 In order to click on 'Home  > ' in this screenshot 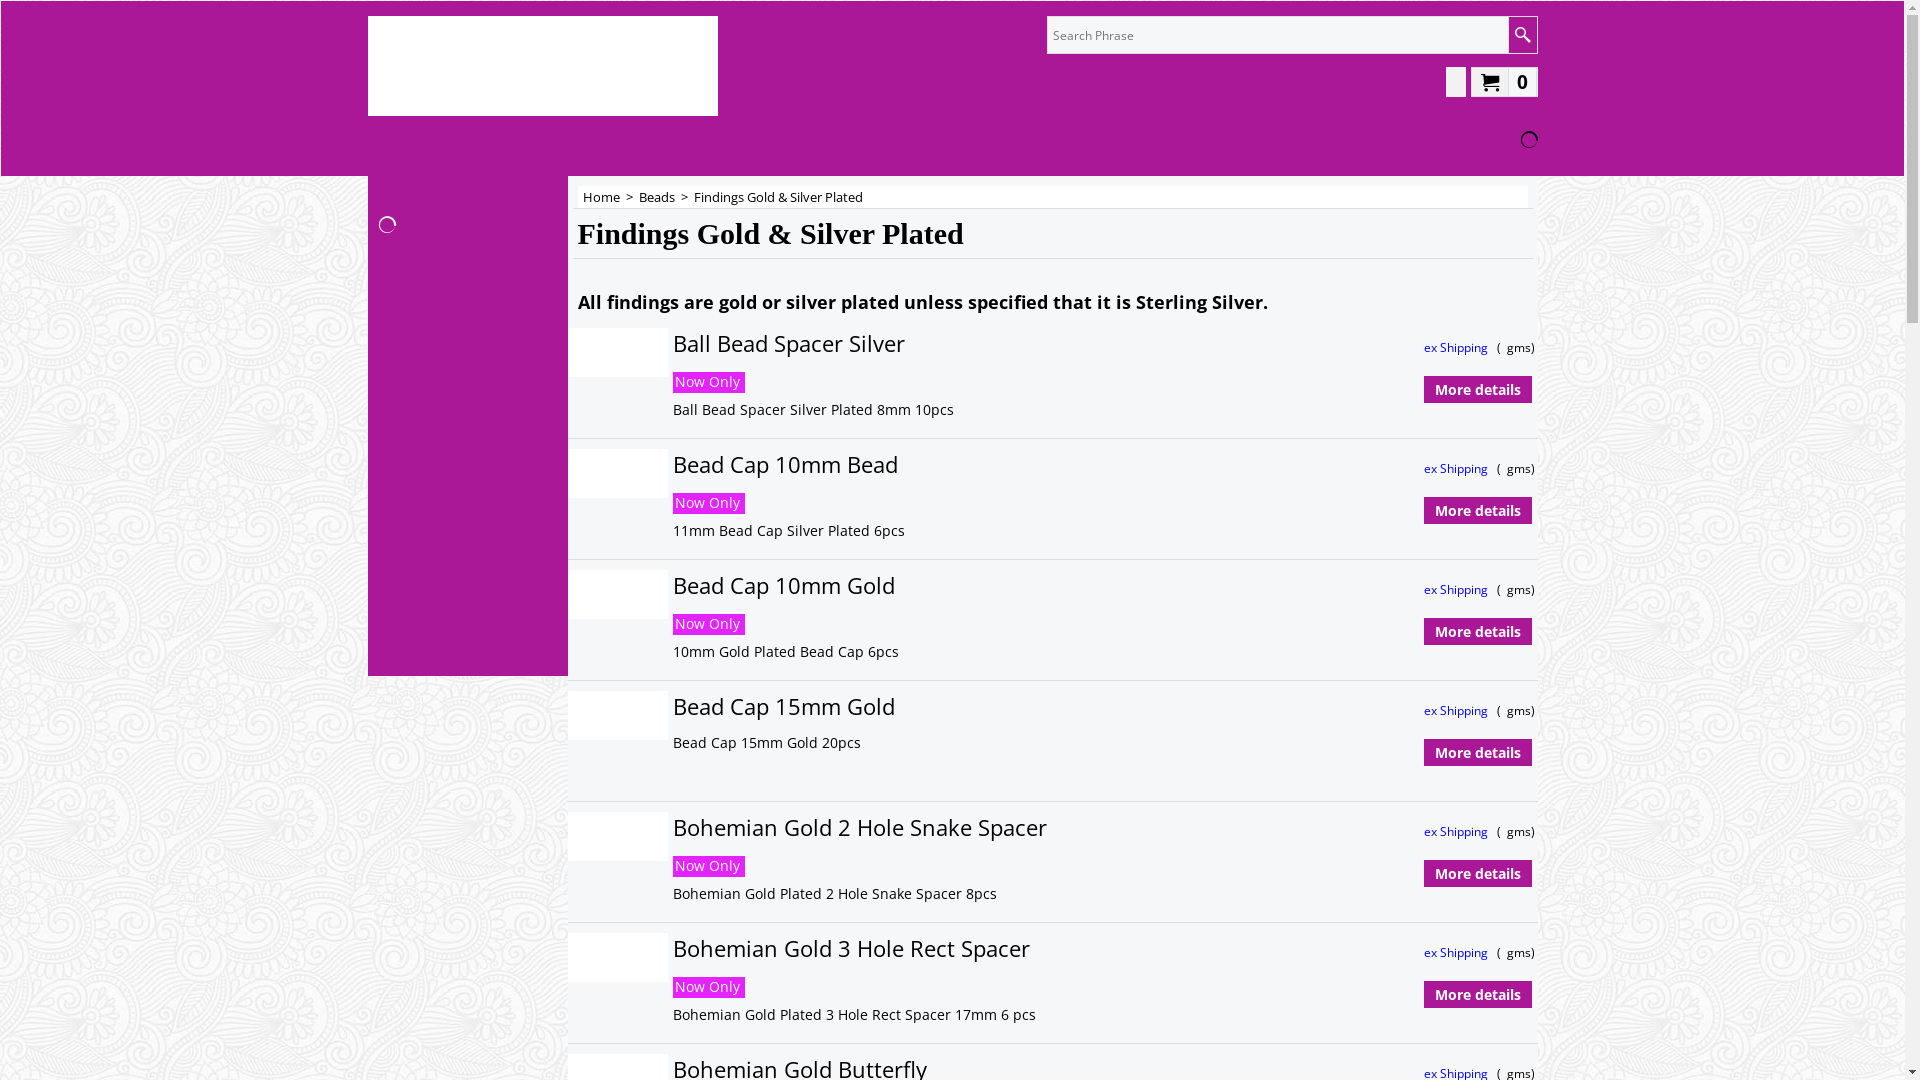, I will do `click(608, 196)`.